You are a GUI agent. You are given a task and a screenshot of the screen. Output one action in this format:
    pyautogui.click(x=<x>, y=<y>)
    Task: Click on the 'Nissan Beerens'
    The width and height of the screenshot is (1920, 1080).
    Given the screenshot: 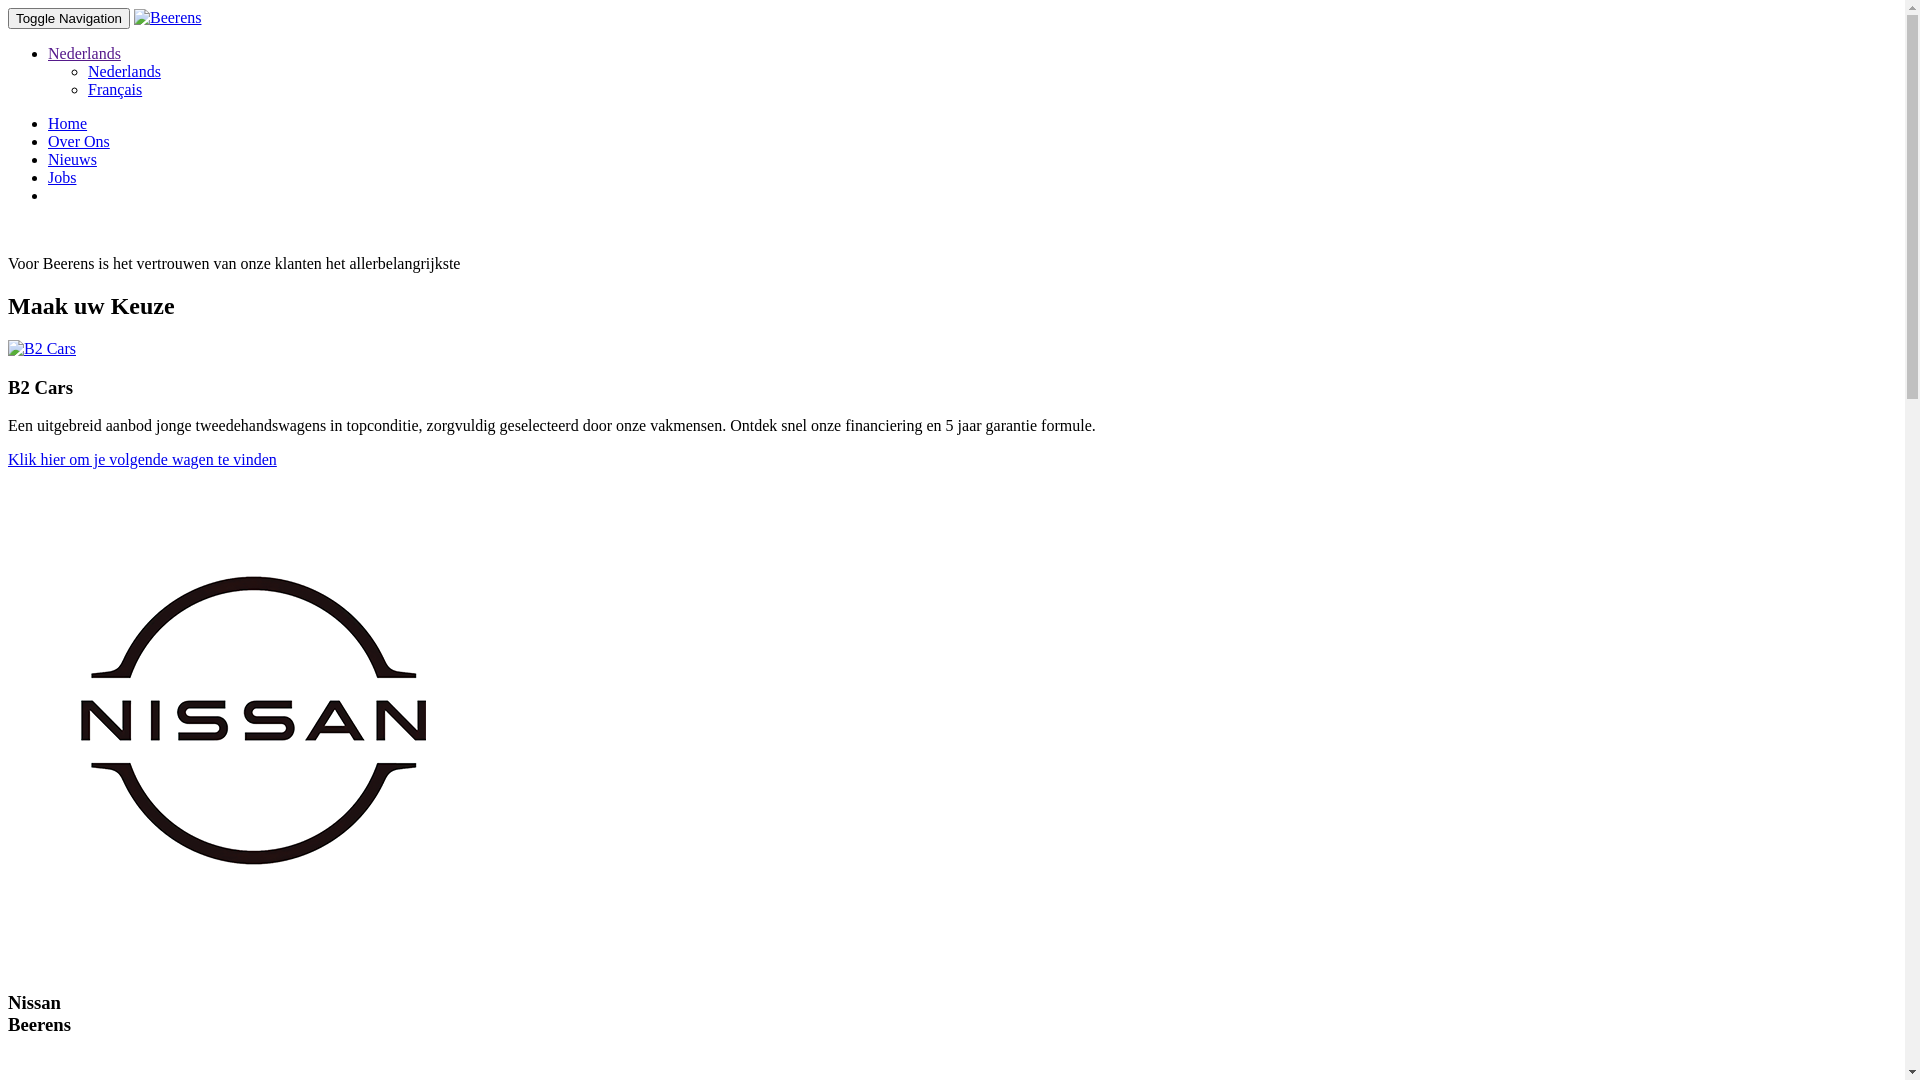 What is the action you would take?
    pyautogui.click(x=257, y=717)
    